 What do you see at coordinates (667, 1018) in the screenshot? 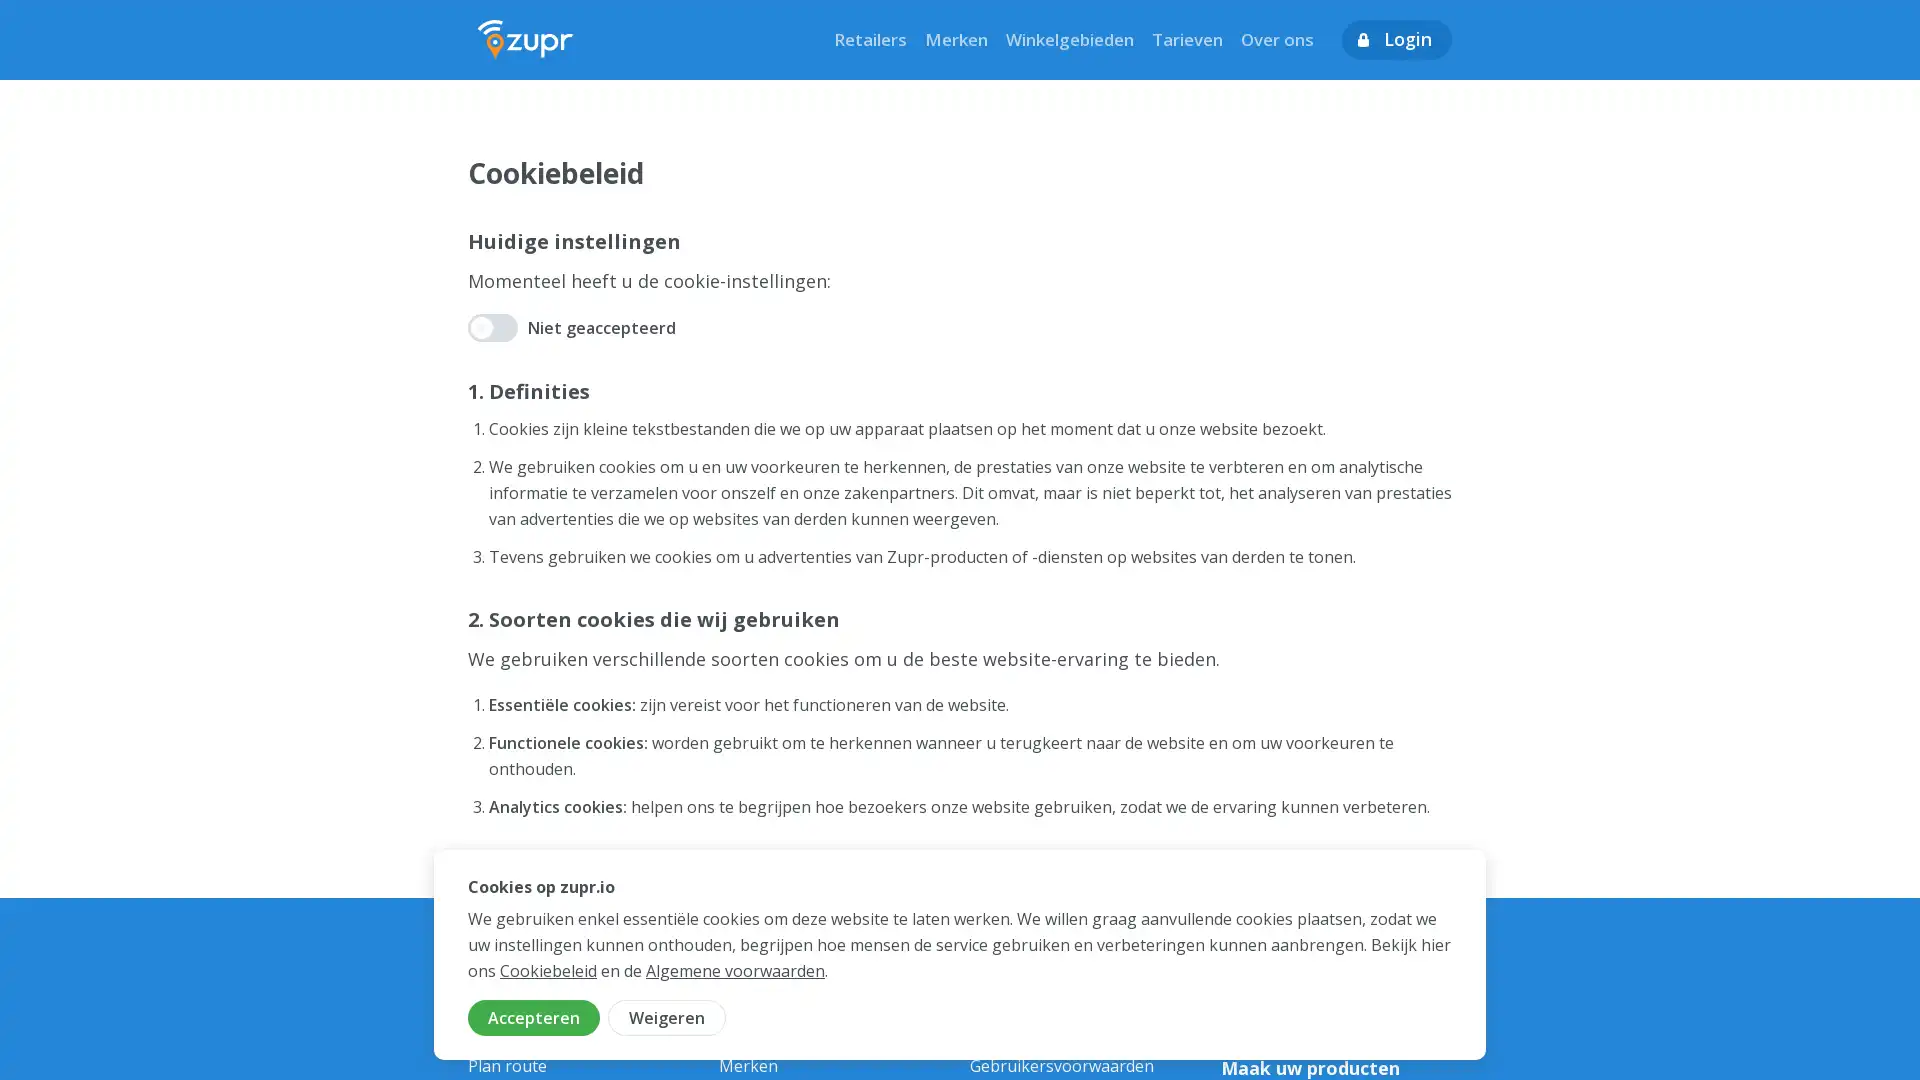
I see `Decline cookies` at bounding box center [667, 1018].